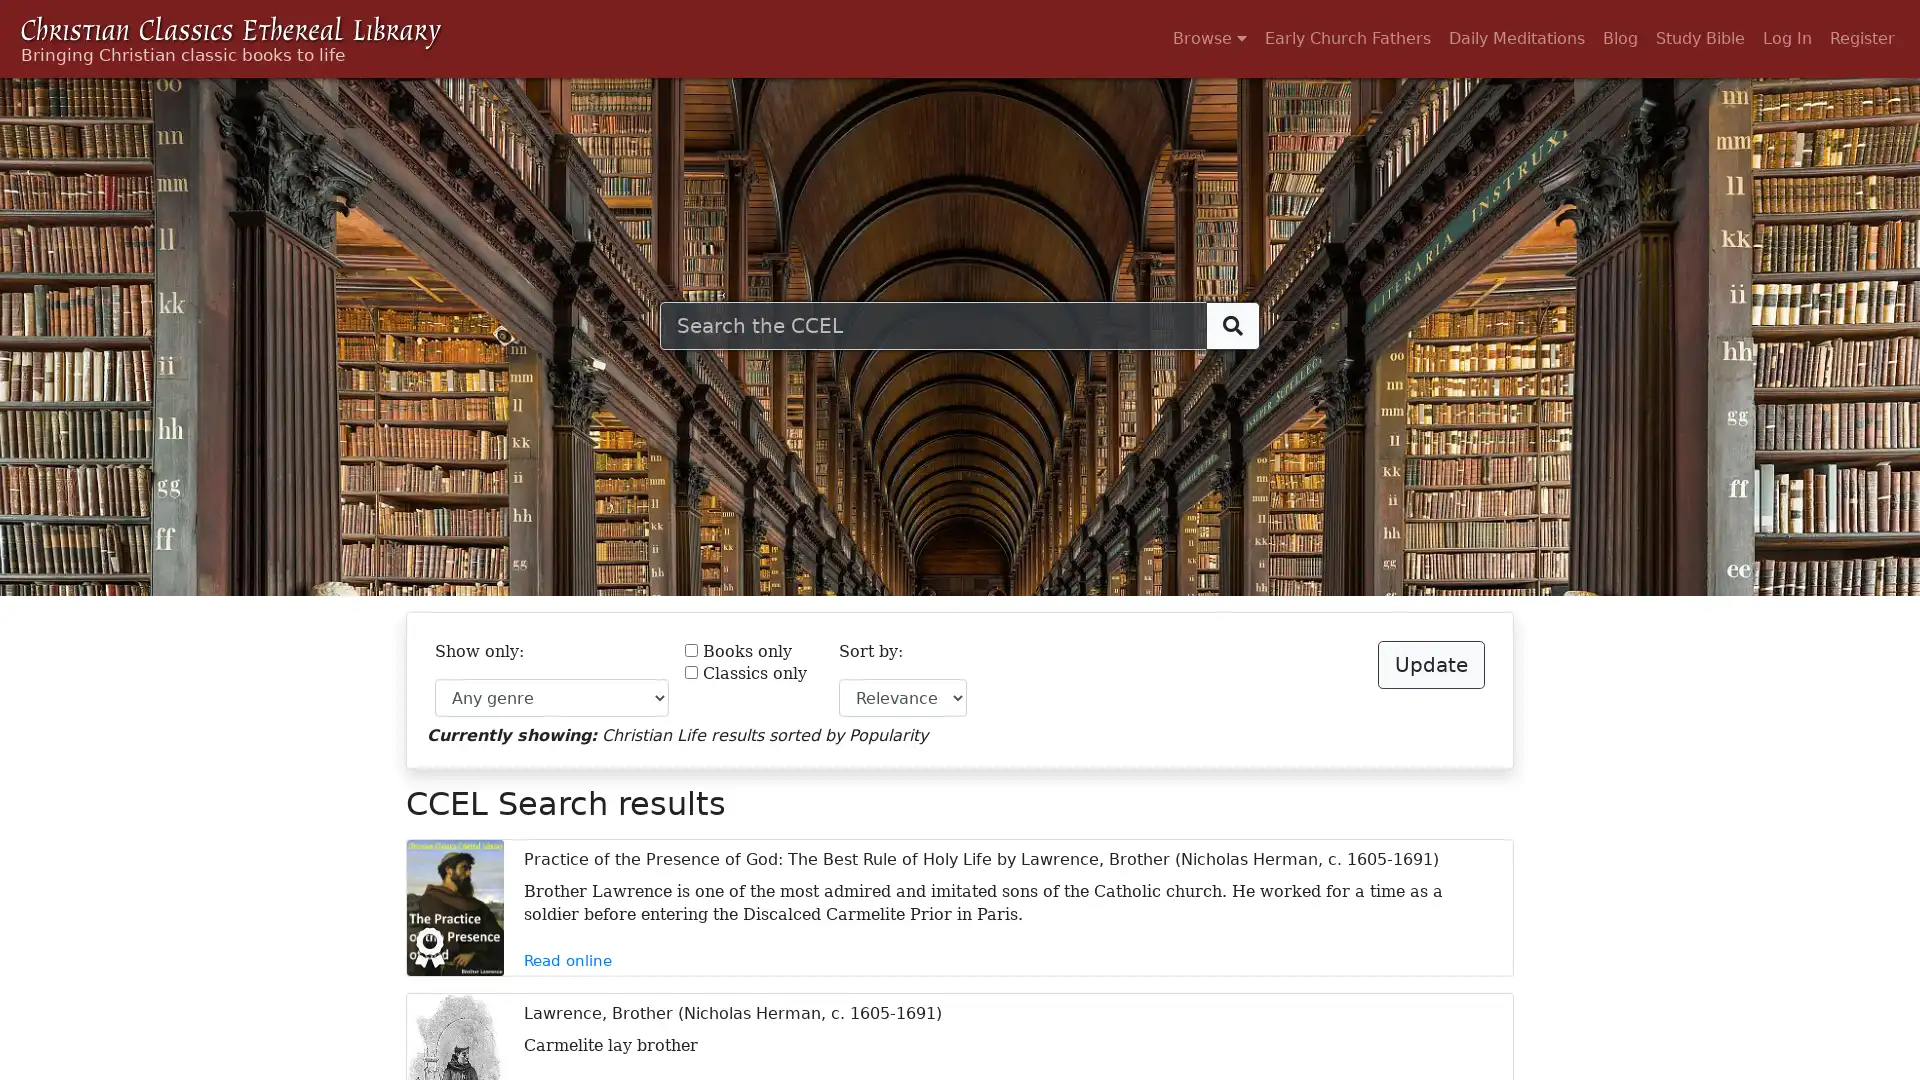 The height and width of the screenshot is (1080, 1920). I want to click on Log In, so click(1787, 38).